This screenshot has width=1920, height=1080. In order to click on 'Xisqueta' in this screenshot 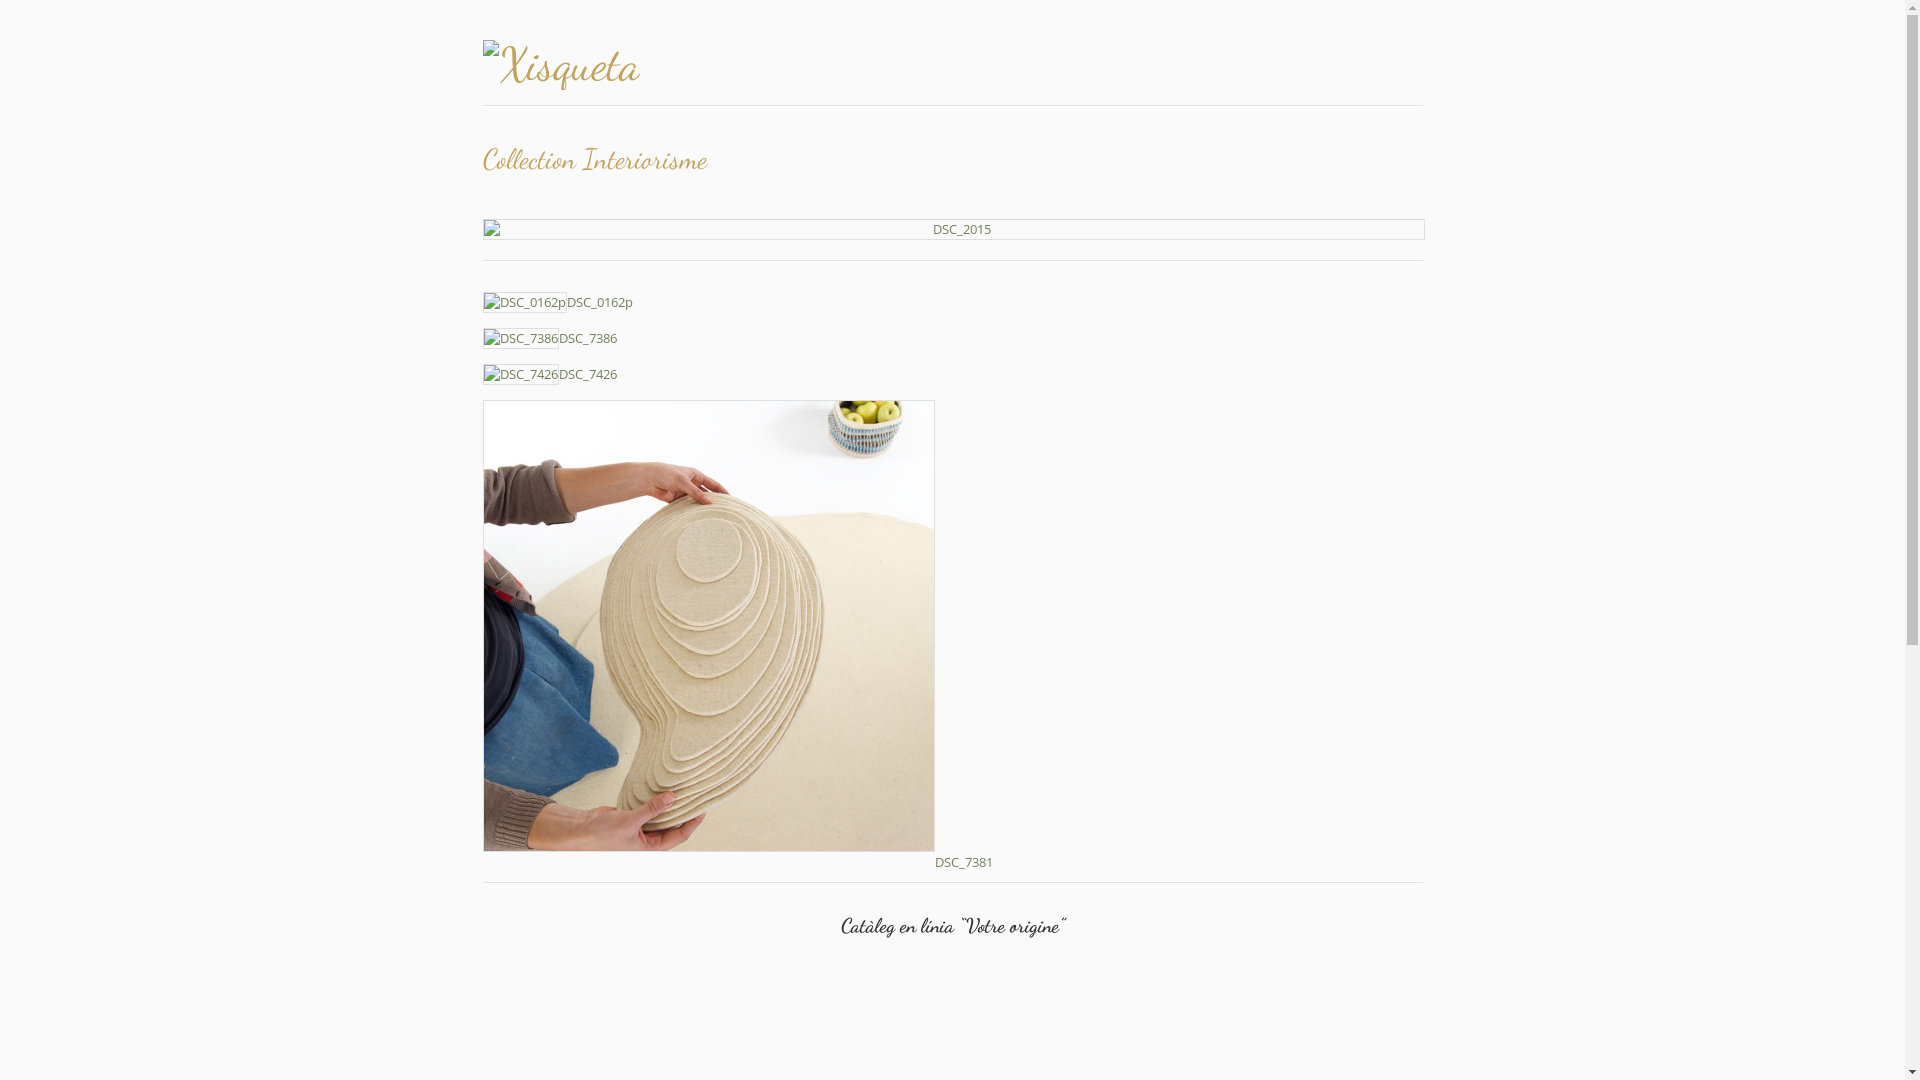, I will do `click(621, 64)`.